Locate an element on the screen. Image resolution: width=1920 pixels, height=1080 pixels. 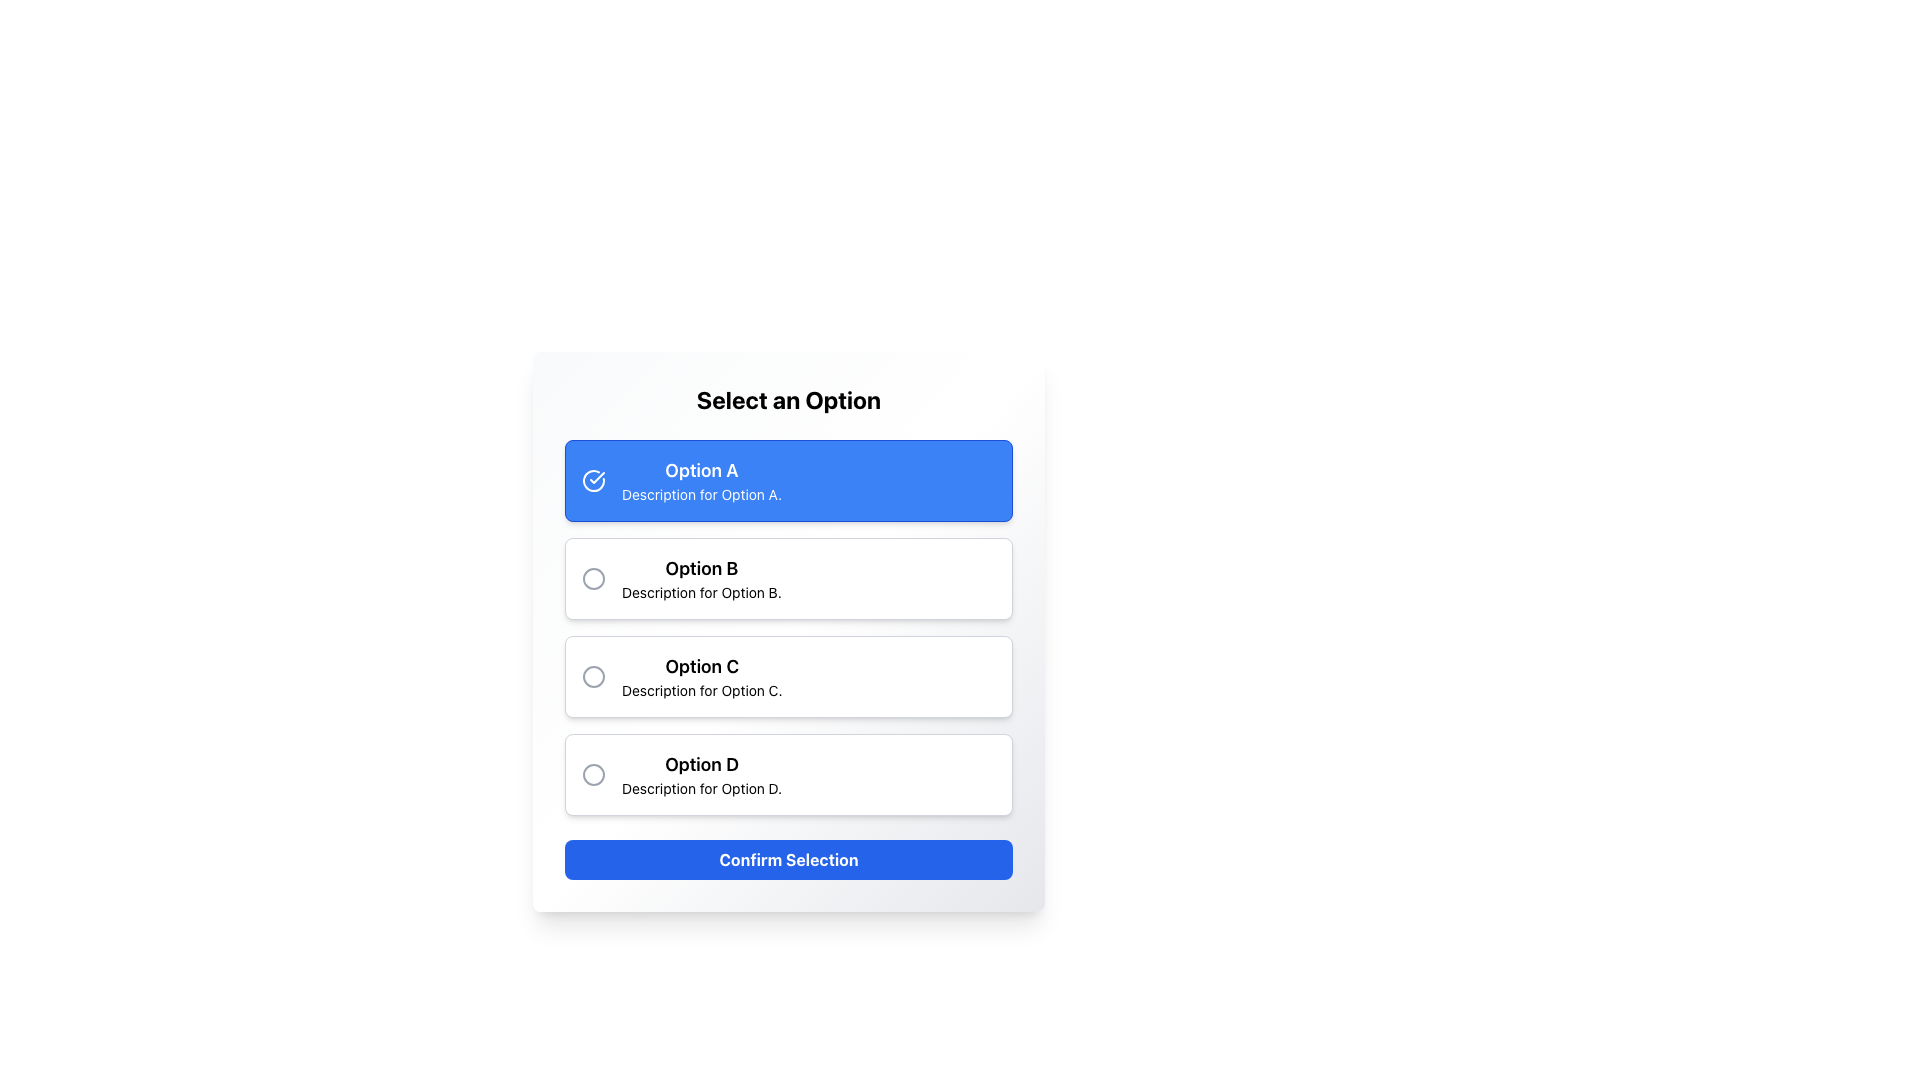
the confirmation button located at the bottom of the options list to trigger the visual hover effect is located at coordinates (787, 859).